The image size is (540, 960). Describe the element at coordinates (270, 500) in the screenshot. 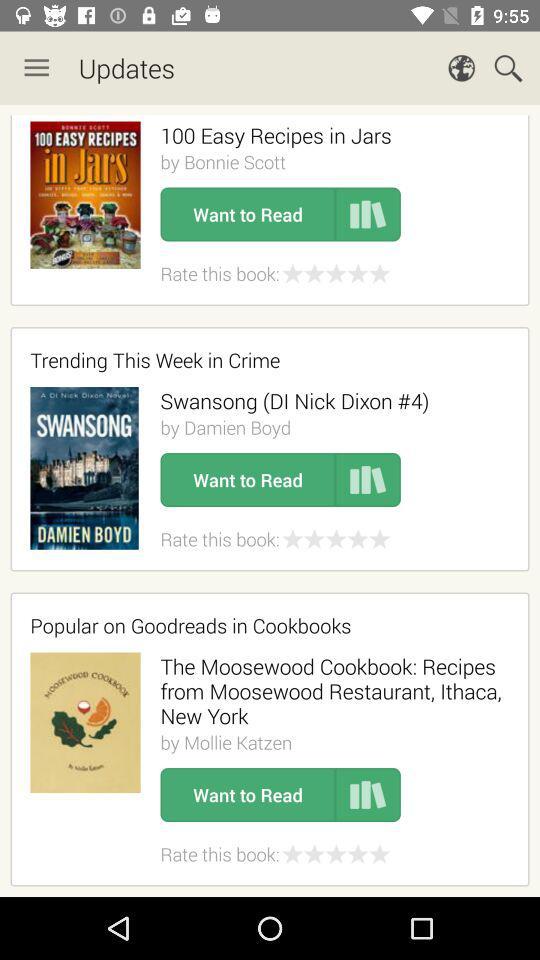

I see `all` at that location.